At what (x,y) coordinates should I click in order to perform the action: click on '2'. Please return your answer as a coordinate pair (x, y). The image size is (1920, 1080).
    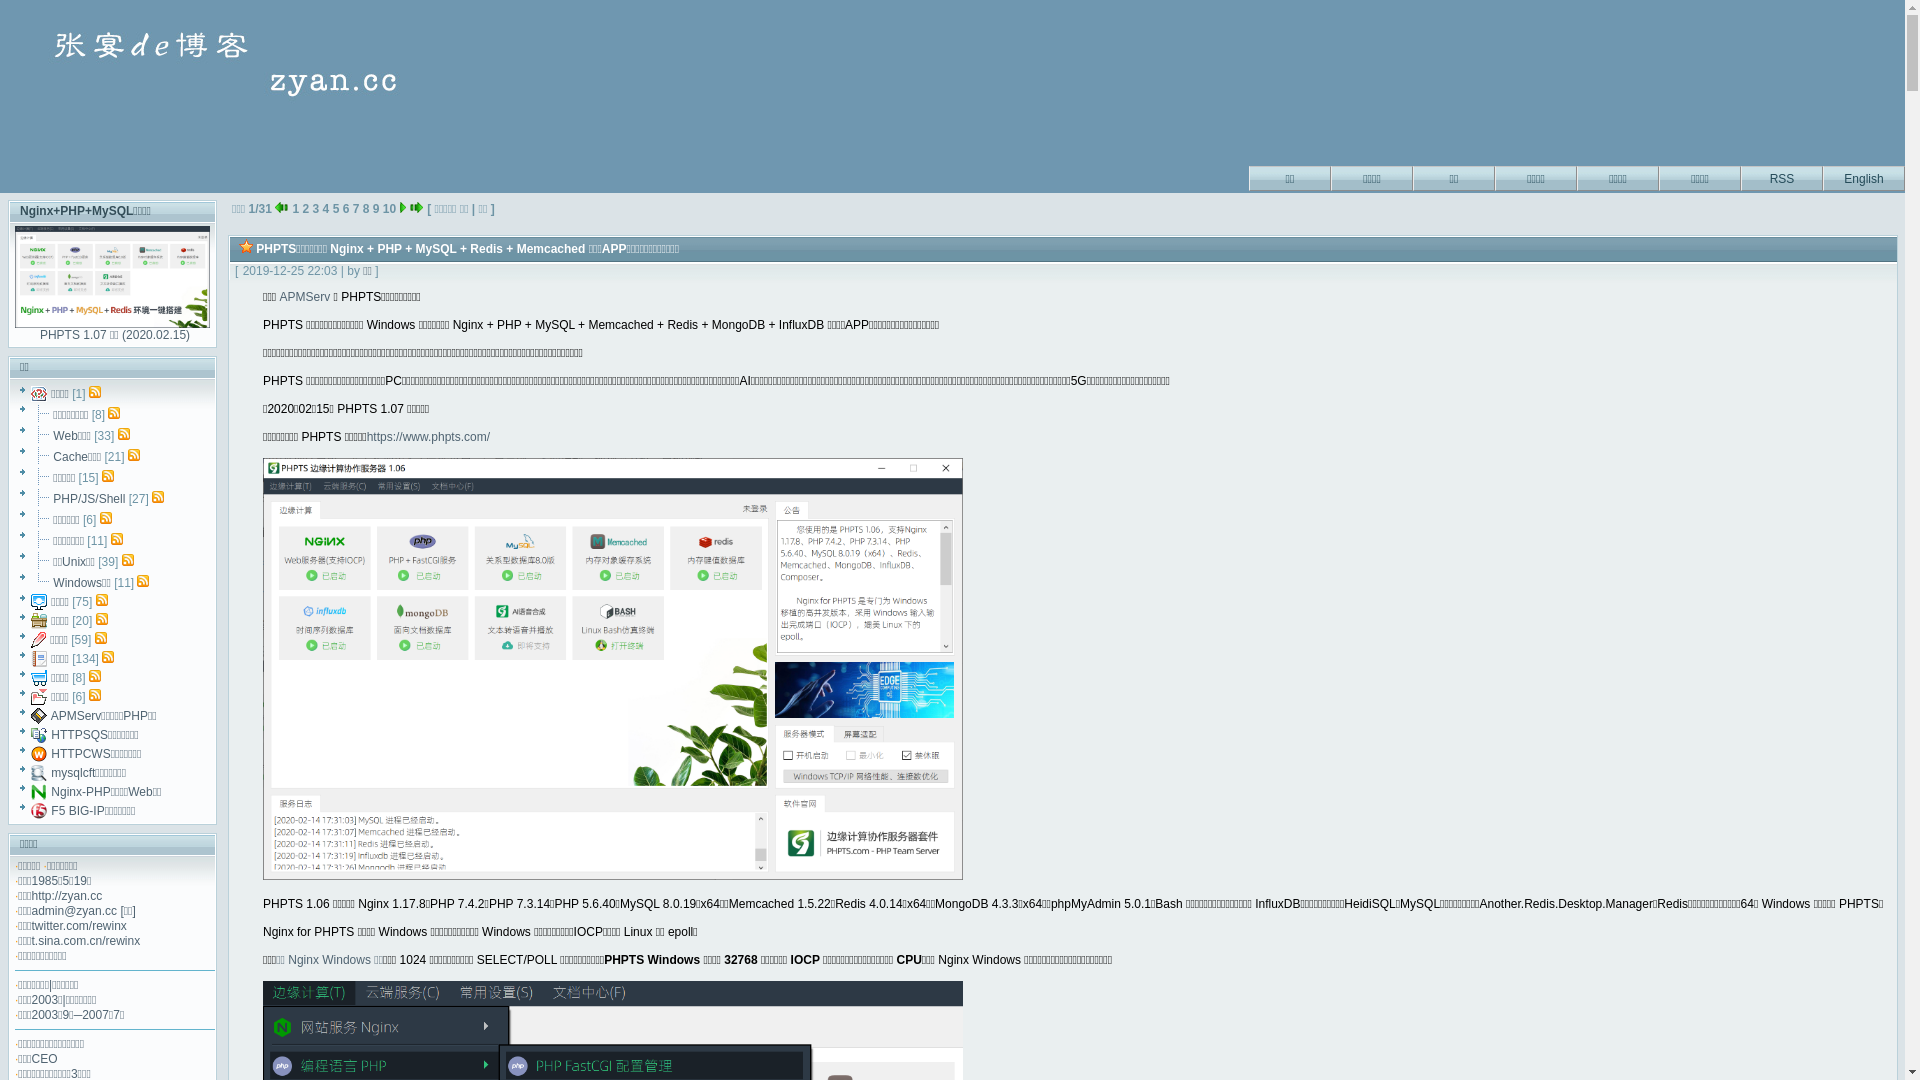
    Looking at the image, I should click on (301, 208).